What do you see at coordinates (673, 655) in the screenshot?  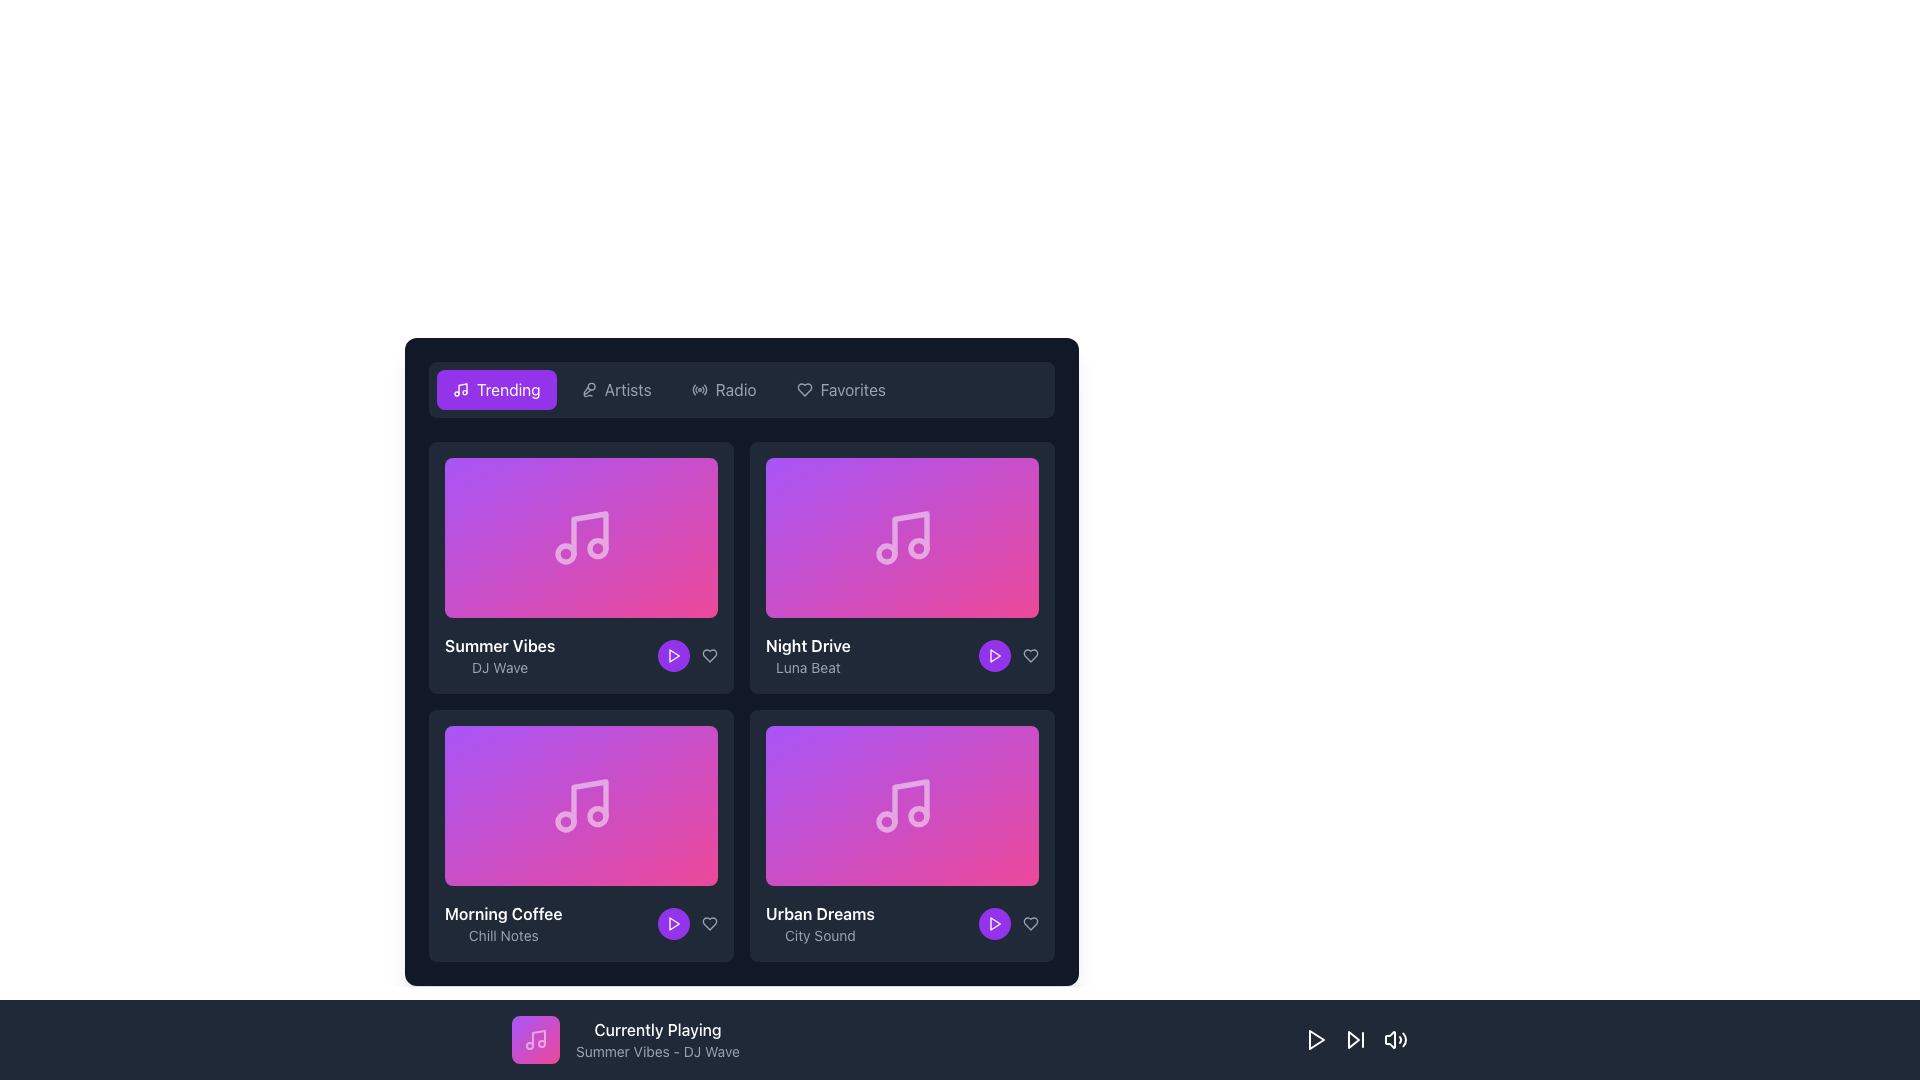 I see `the Circular button with an embedded play icon located at the bottom-right corner of the 'Summer Vibes' card` at bounding box center [673, 655].